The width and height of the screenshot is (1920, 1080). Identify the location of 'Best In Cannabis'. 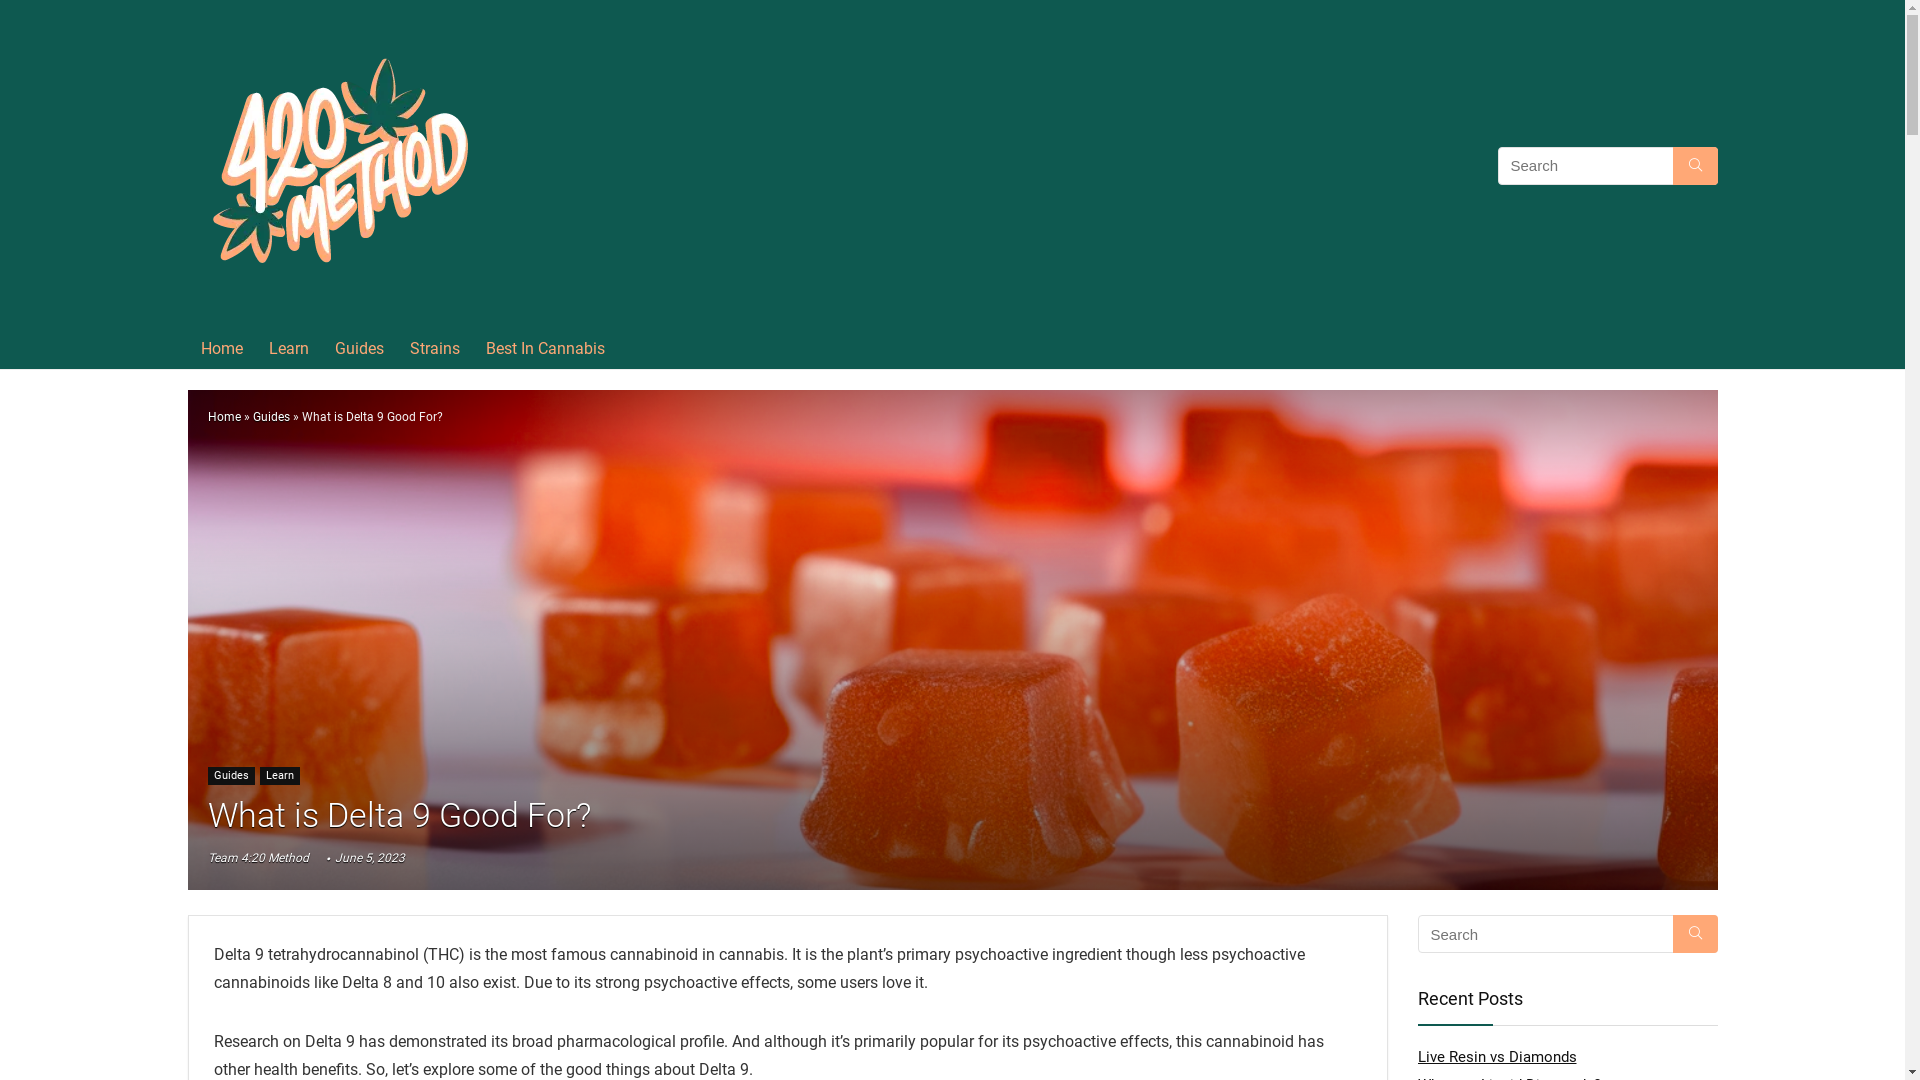
(470, 349).